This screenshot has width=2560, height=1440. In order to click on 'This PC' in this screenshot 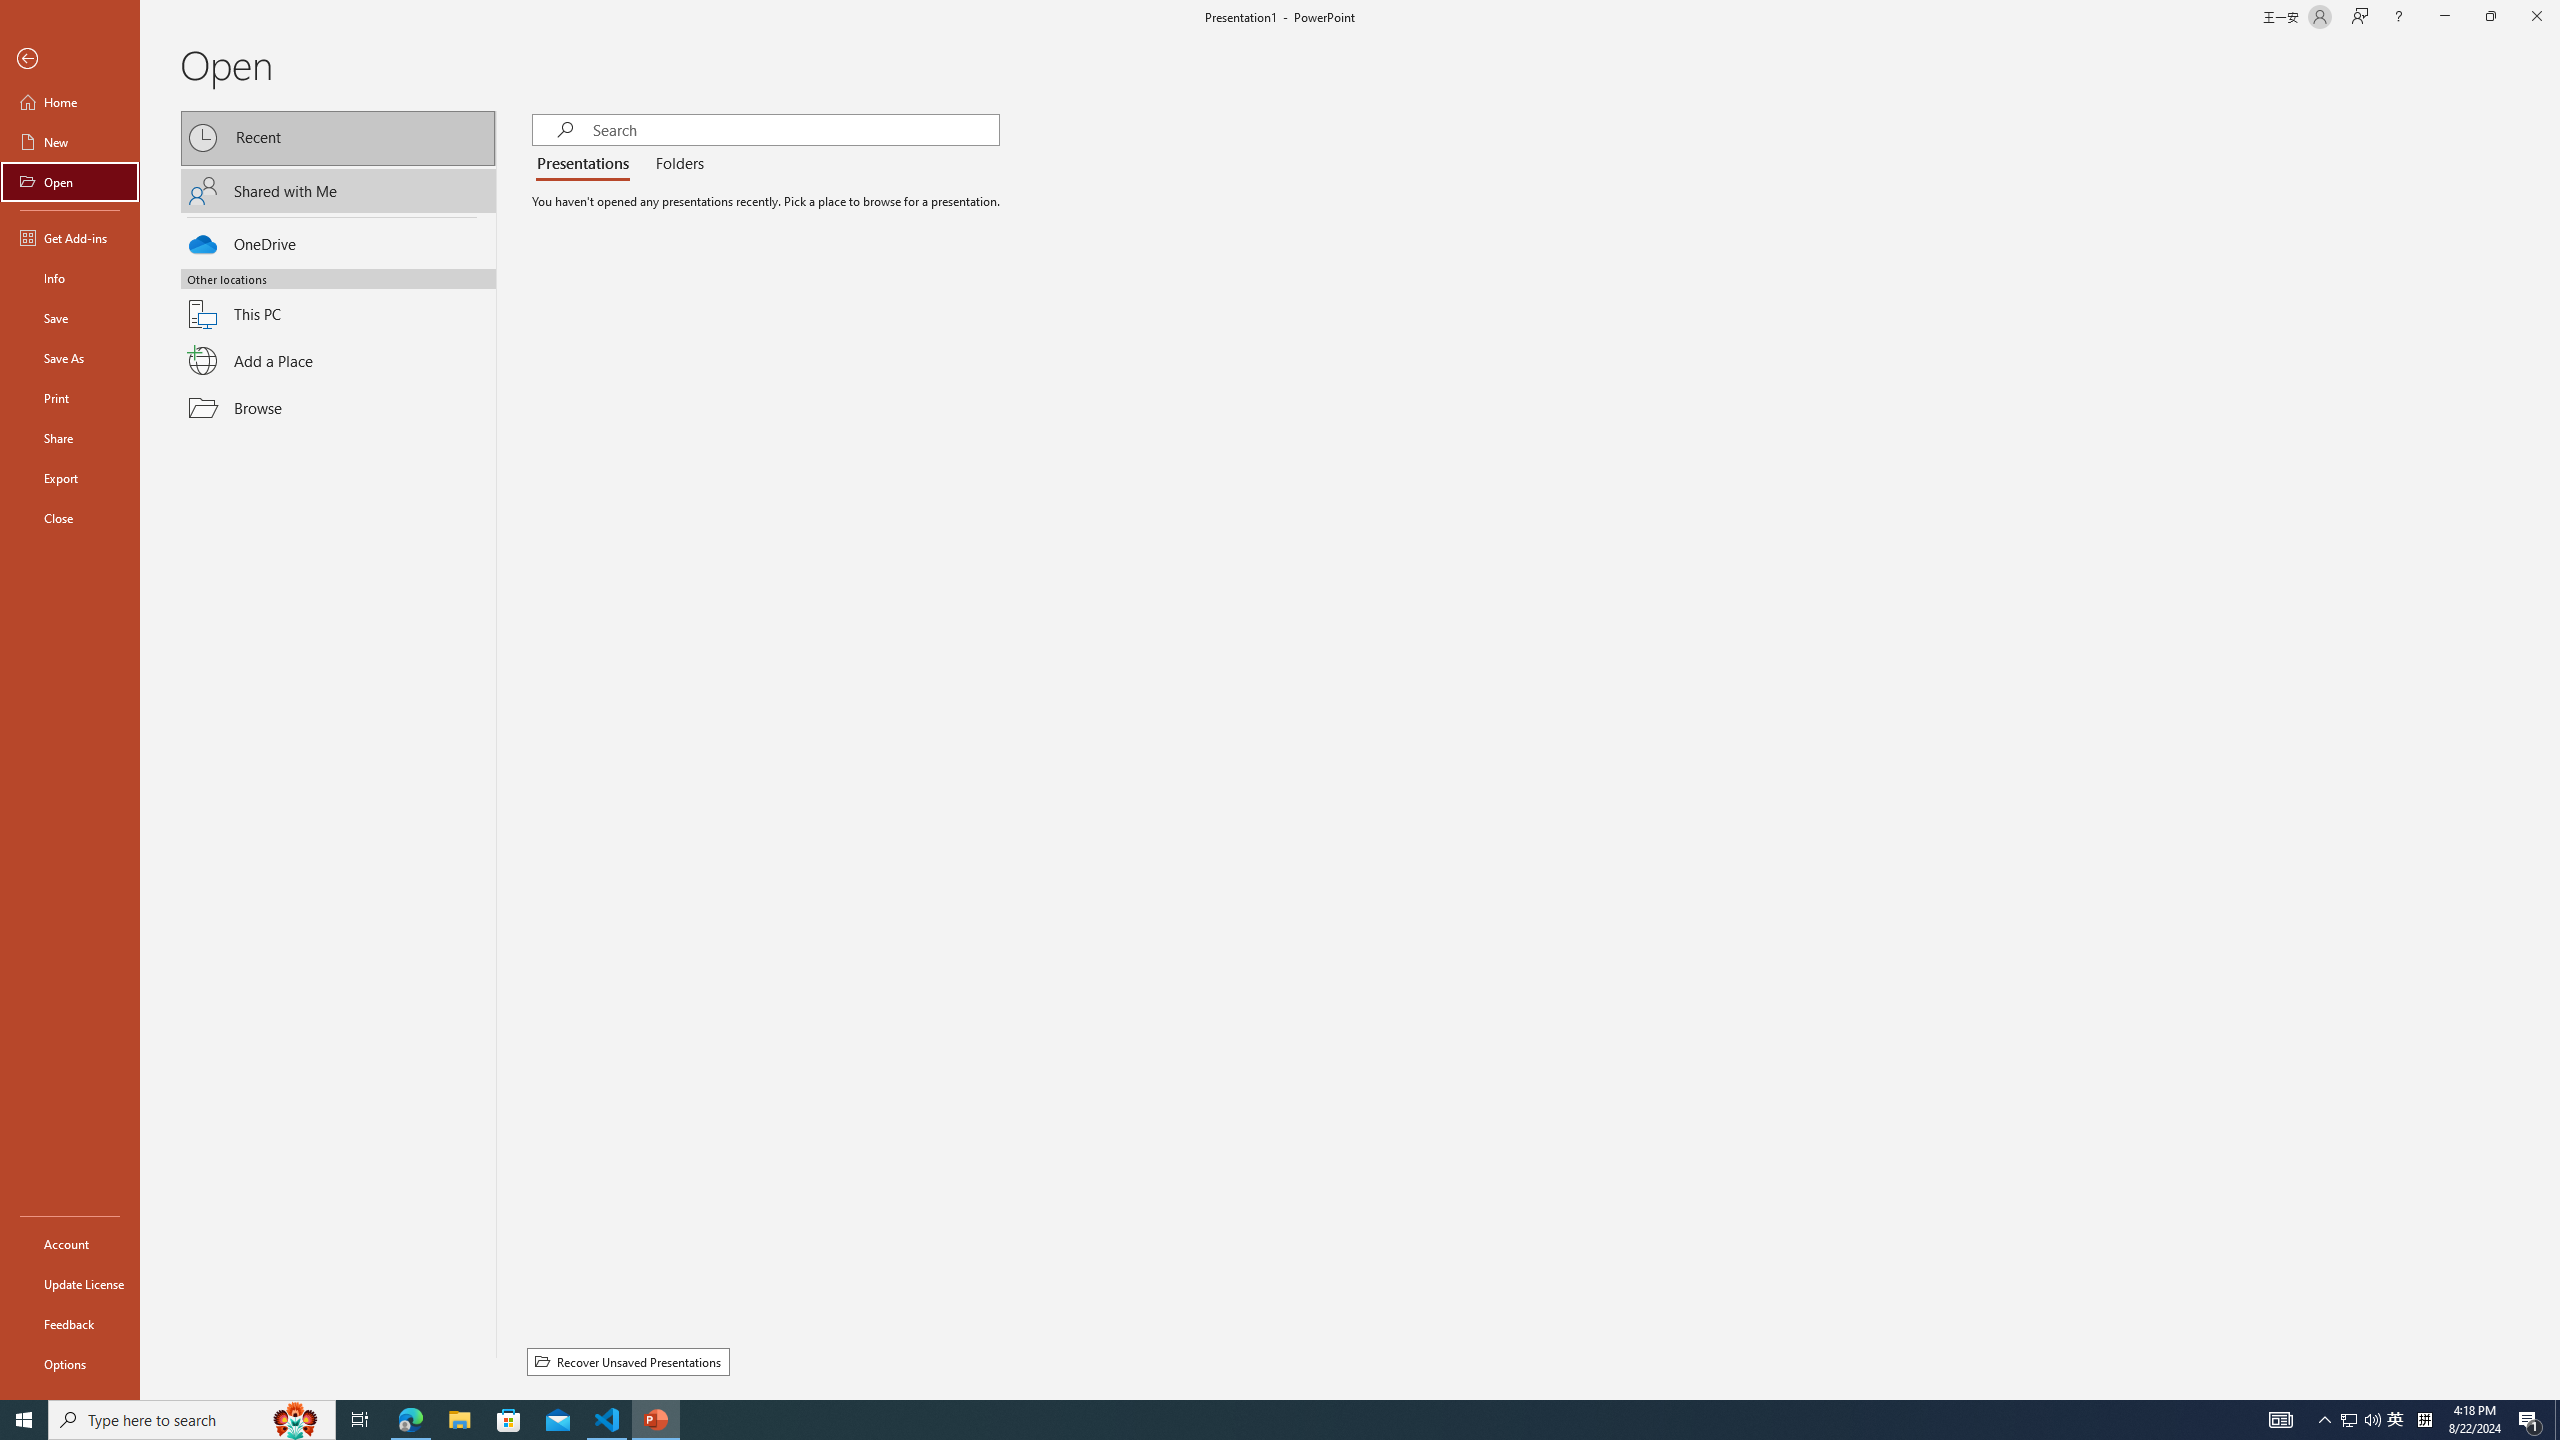, I will do `click(338, 302)`.